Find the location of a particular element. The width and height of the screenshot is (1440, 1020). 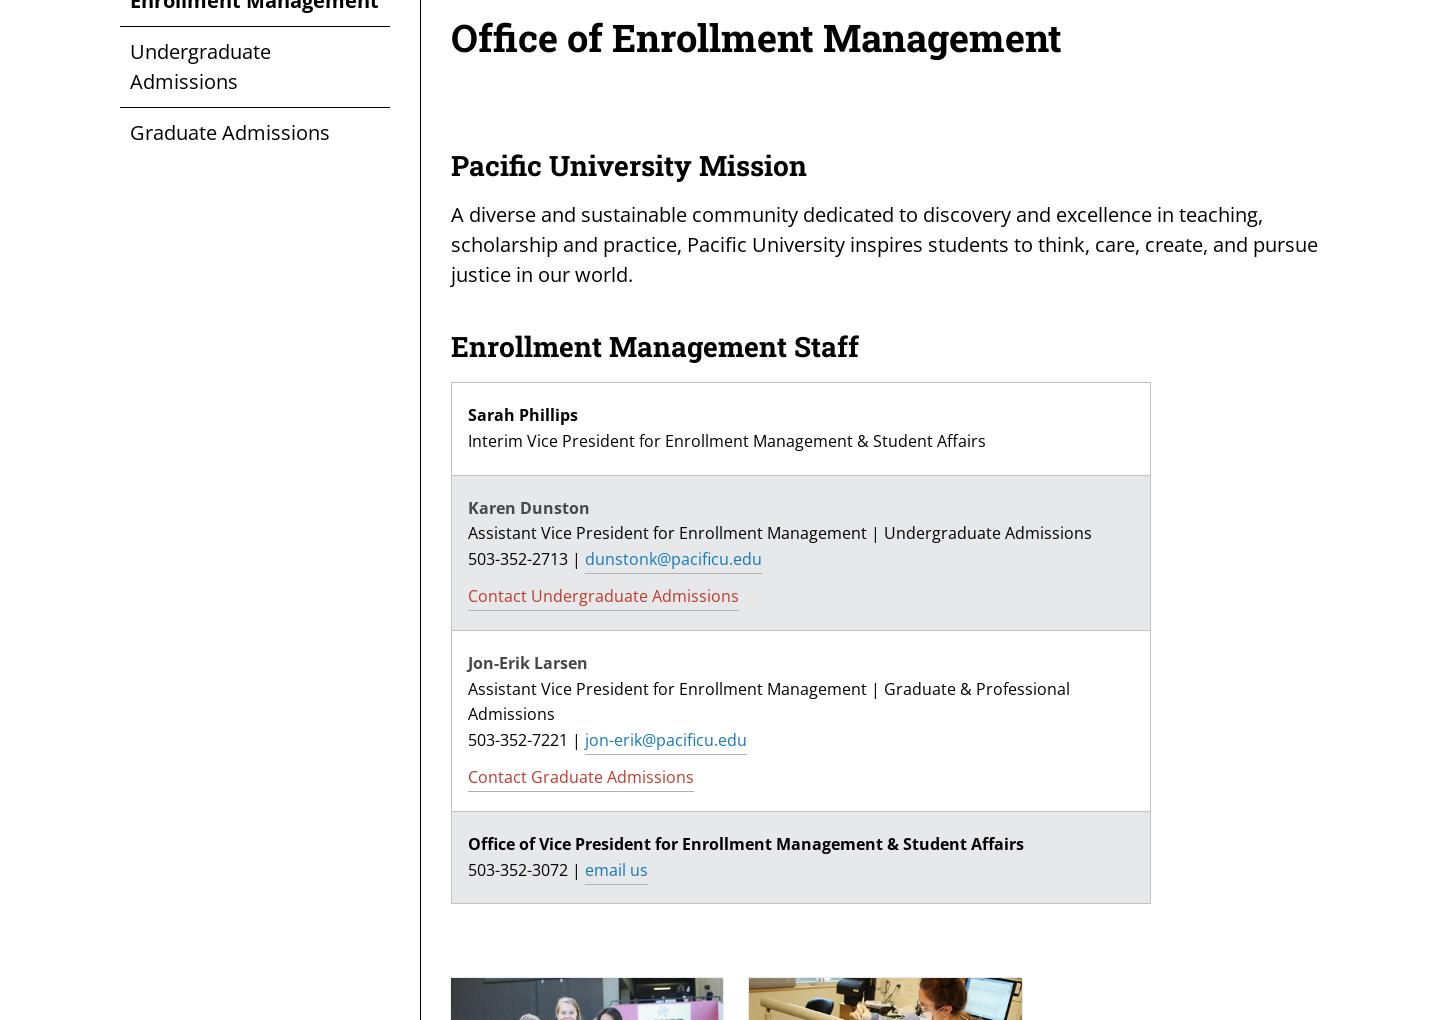

'email us' is located at coordinates (615, 868).